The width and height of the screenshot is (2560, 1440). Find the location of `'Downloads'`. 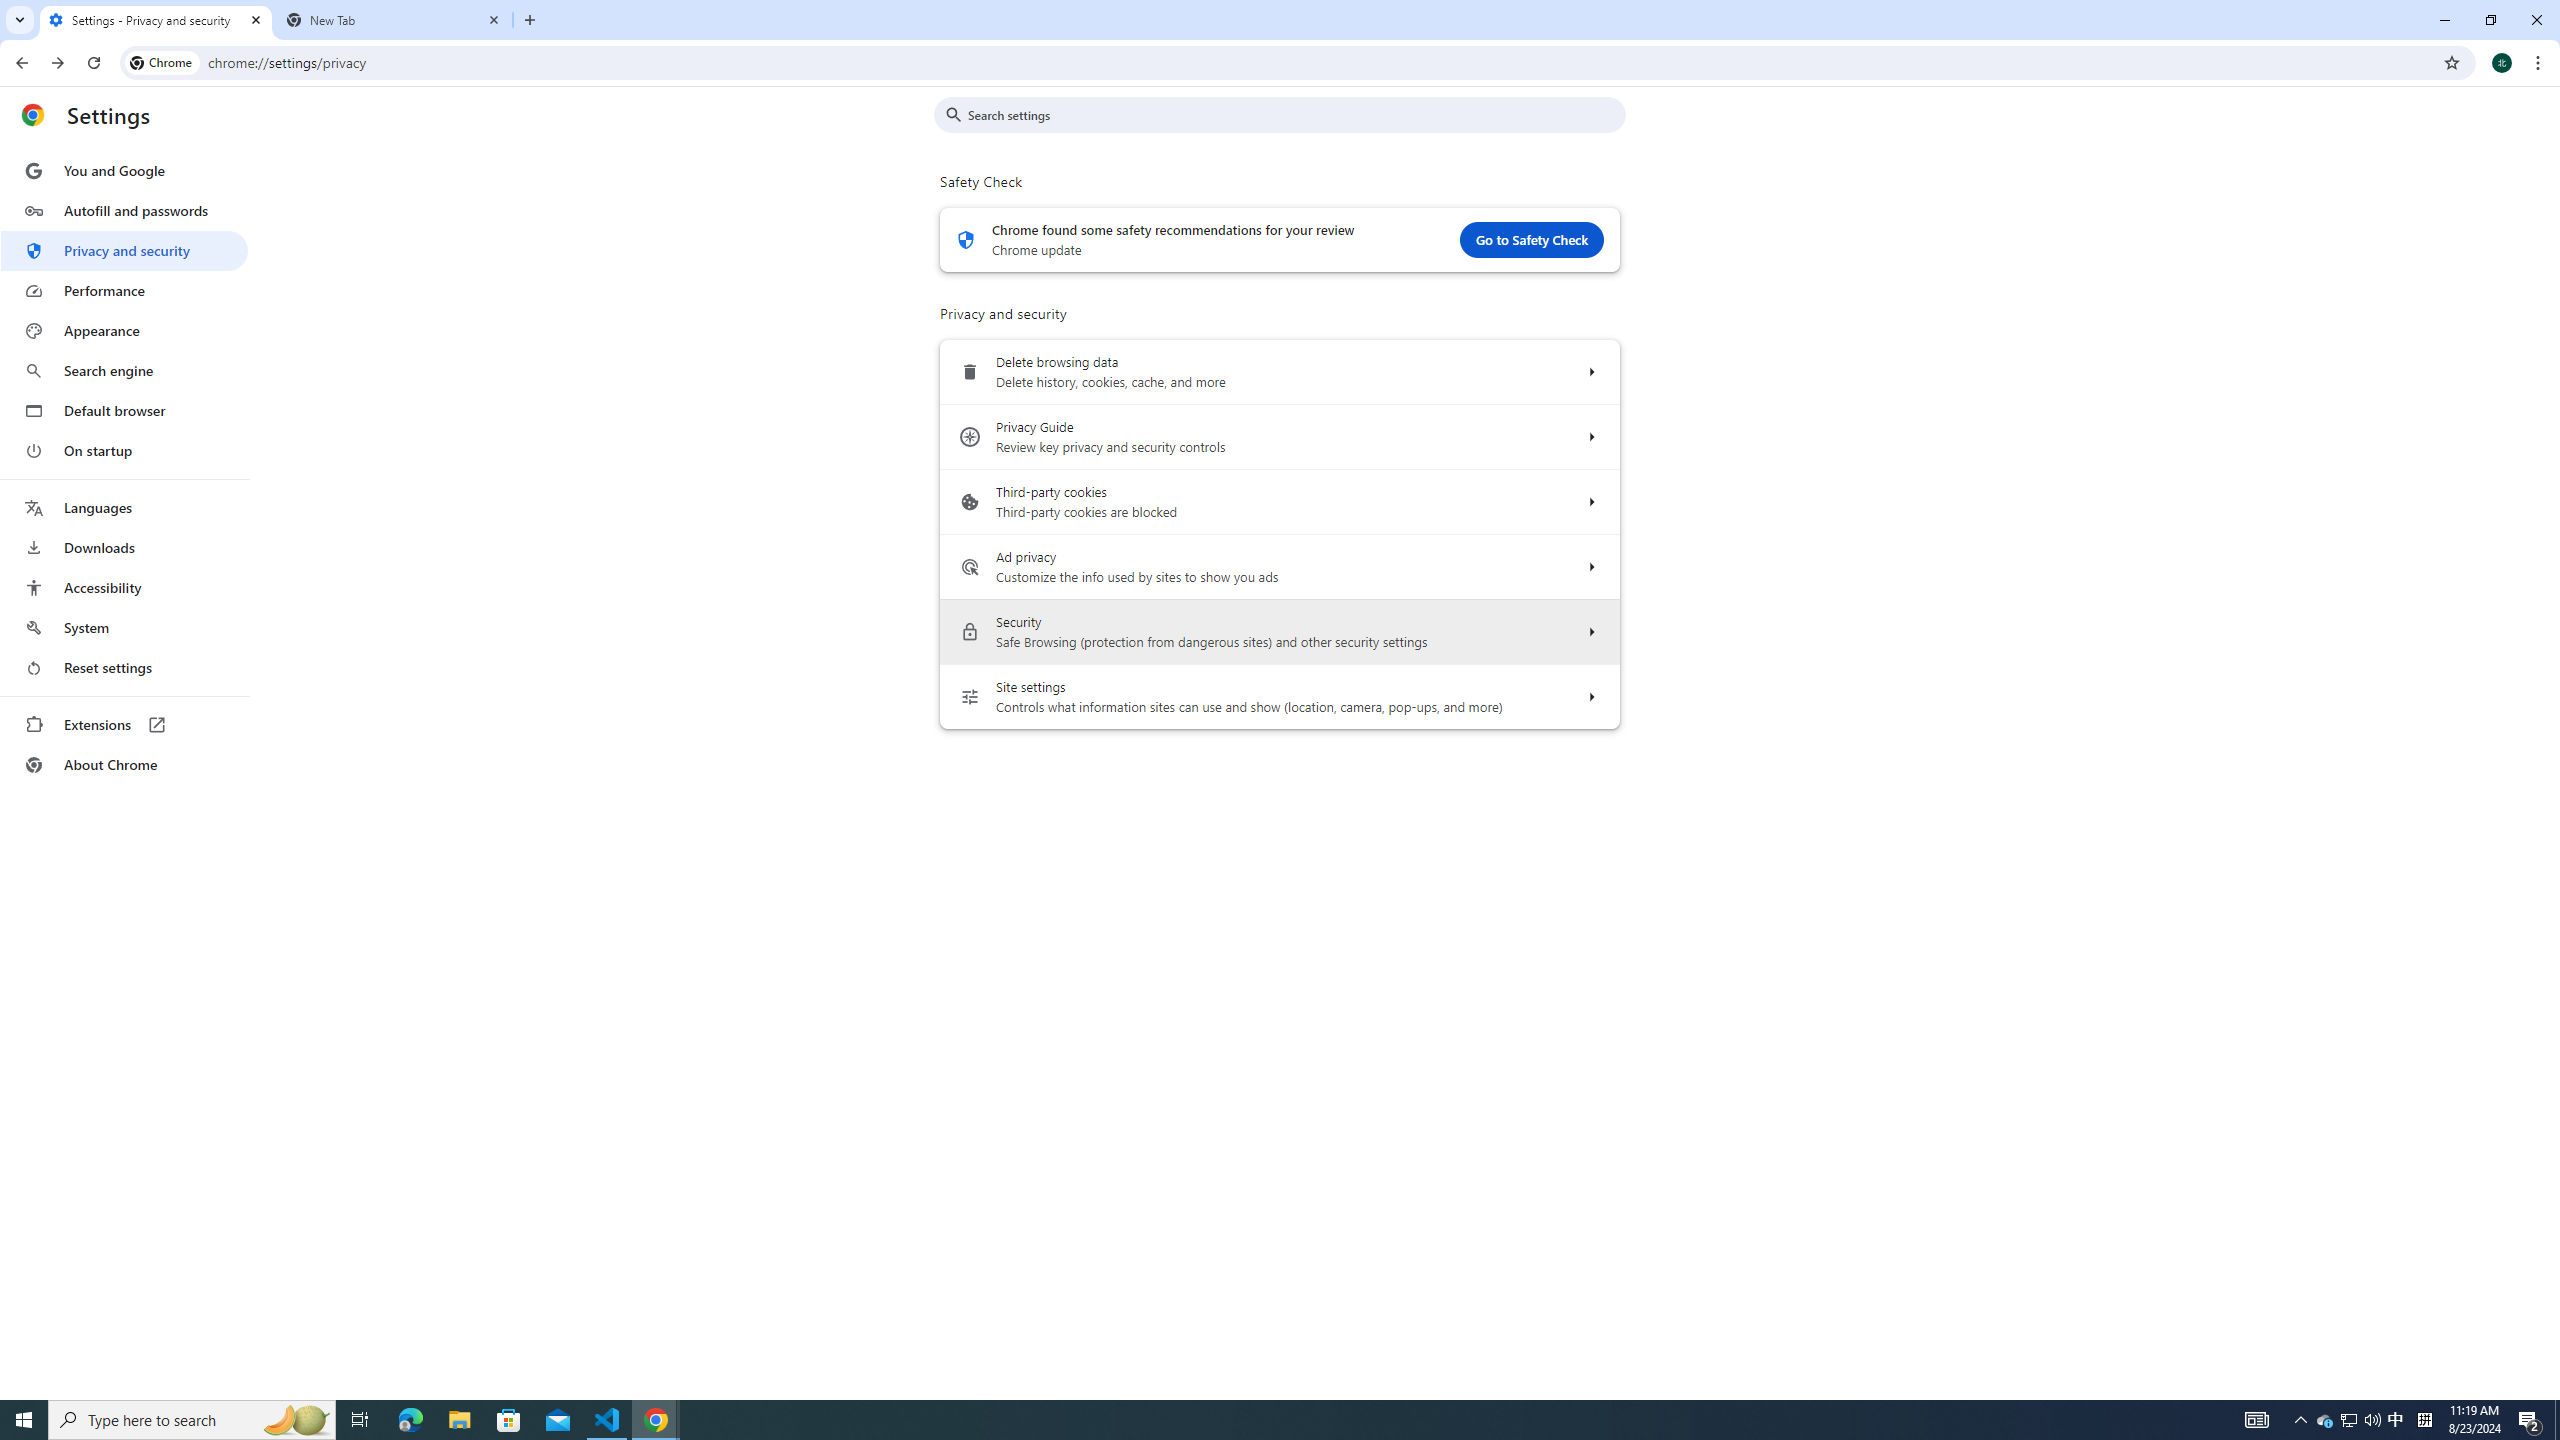

'Downloads' is located at coordinates (123, 547).